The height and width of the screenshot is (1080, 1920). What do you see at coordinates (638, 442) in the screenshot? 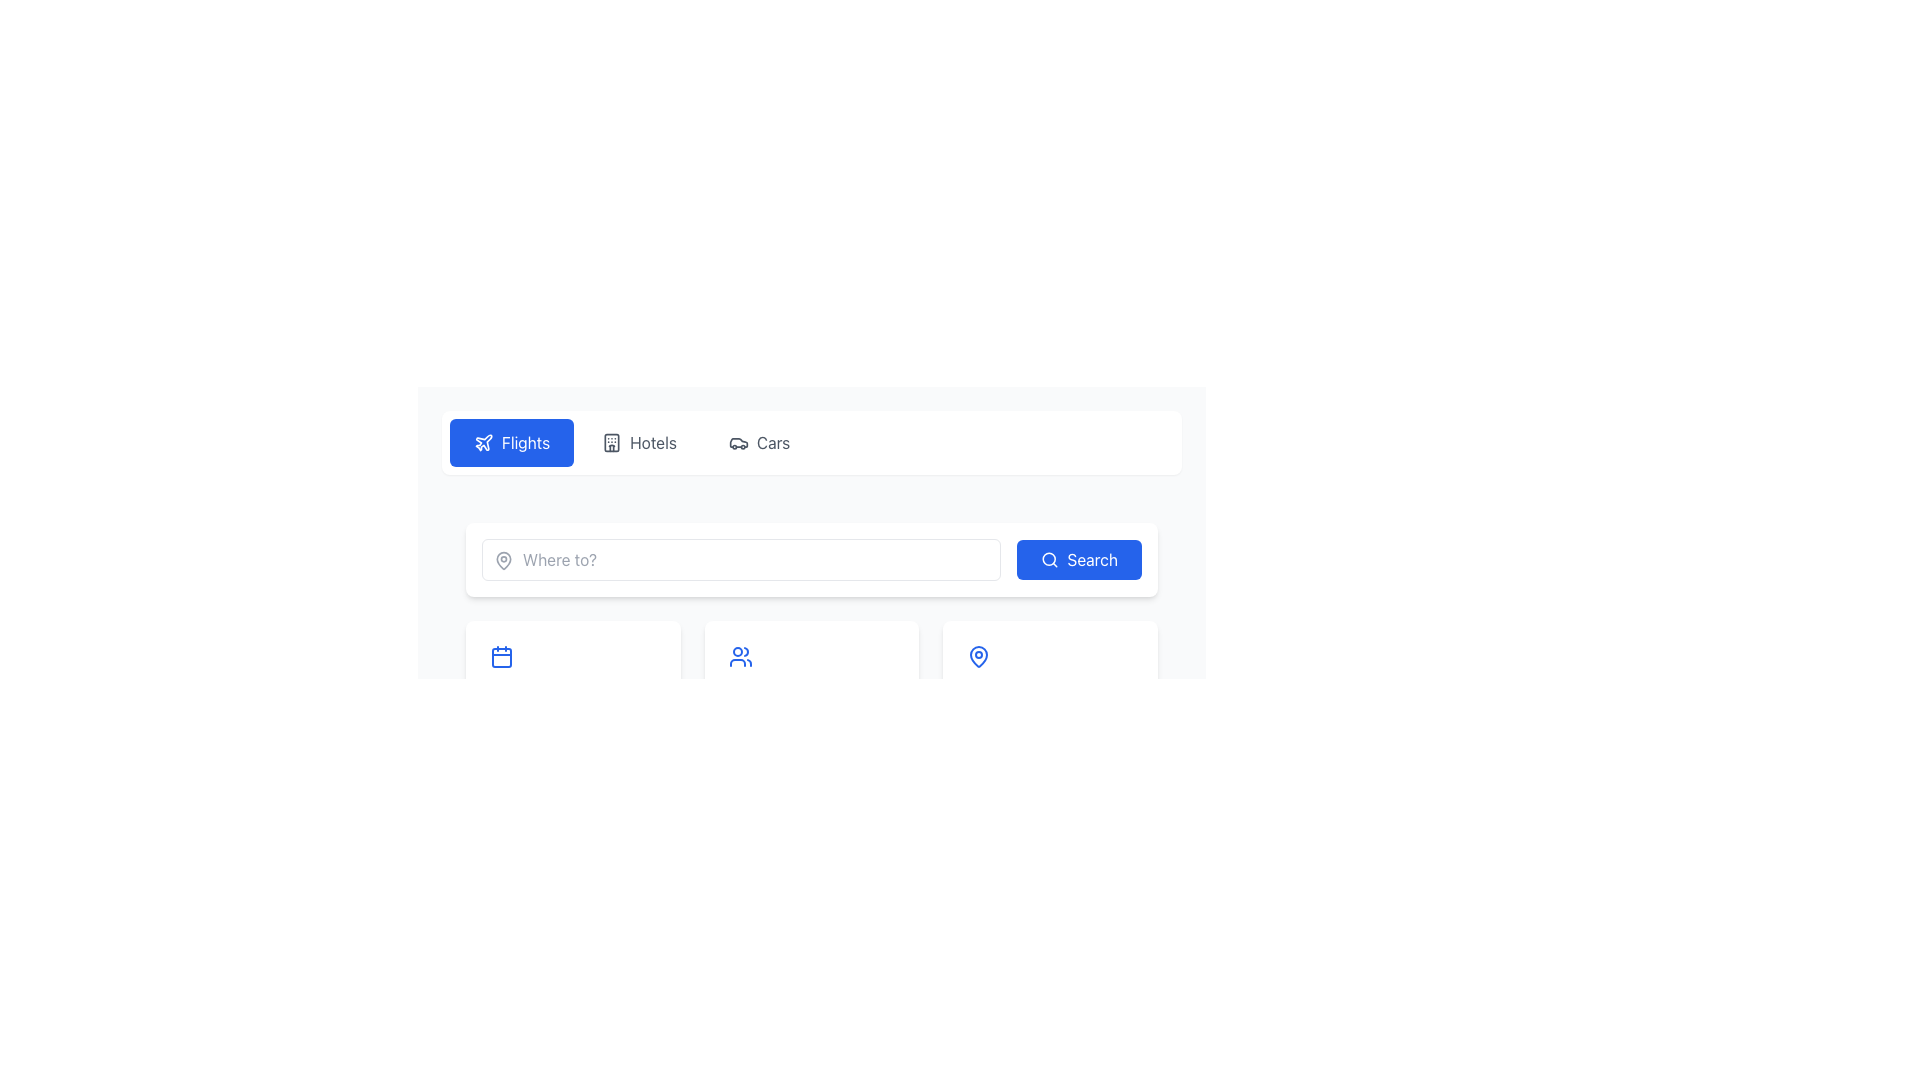
I see `the 'Hotels' button, which is the second button in a horizontal group of three options for 'Flights', 'Hotels', and 'Cars', to trigger the hover effect` at bounding box center [638, 442].